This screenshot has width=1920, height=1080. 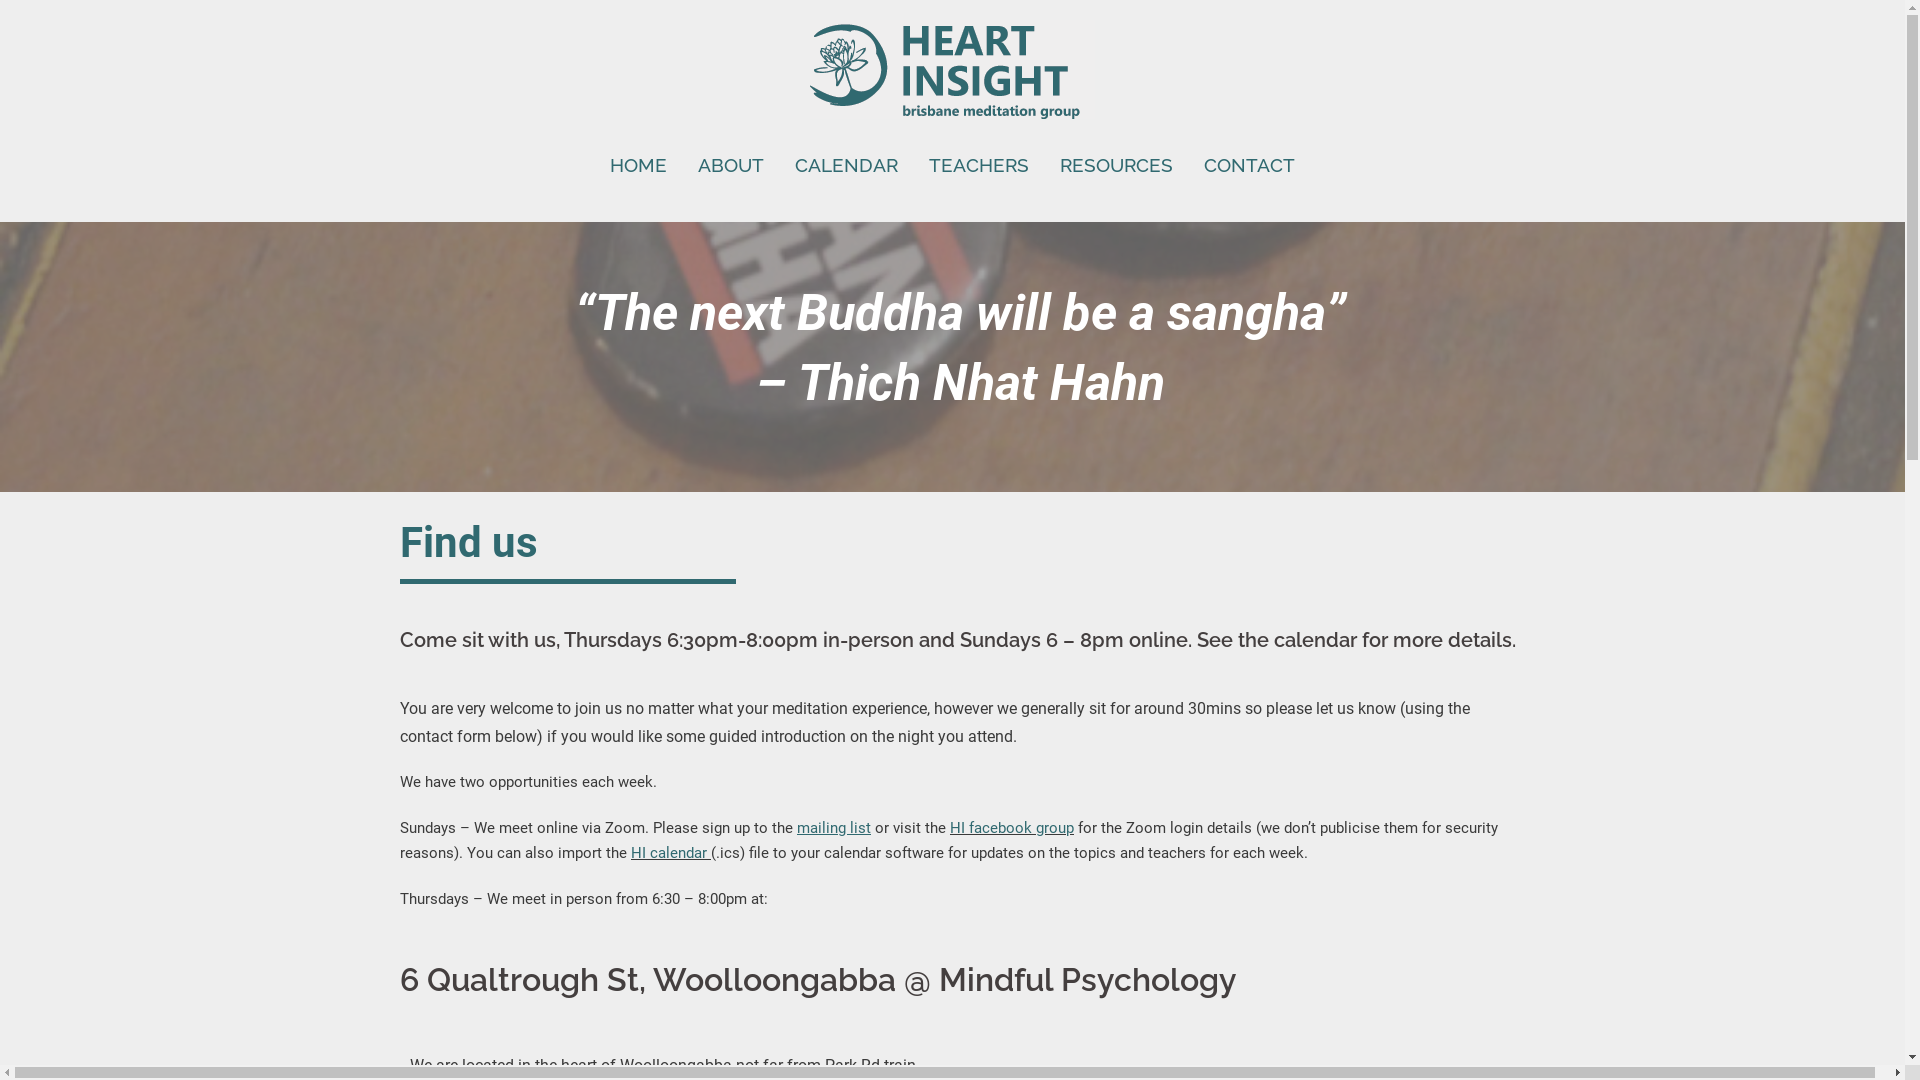 I want to click on 'HI calendar', so click(x=668, y=852).